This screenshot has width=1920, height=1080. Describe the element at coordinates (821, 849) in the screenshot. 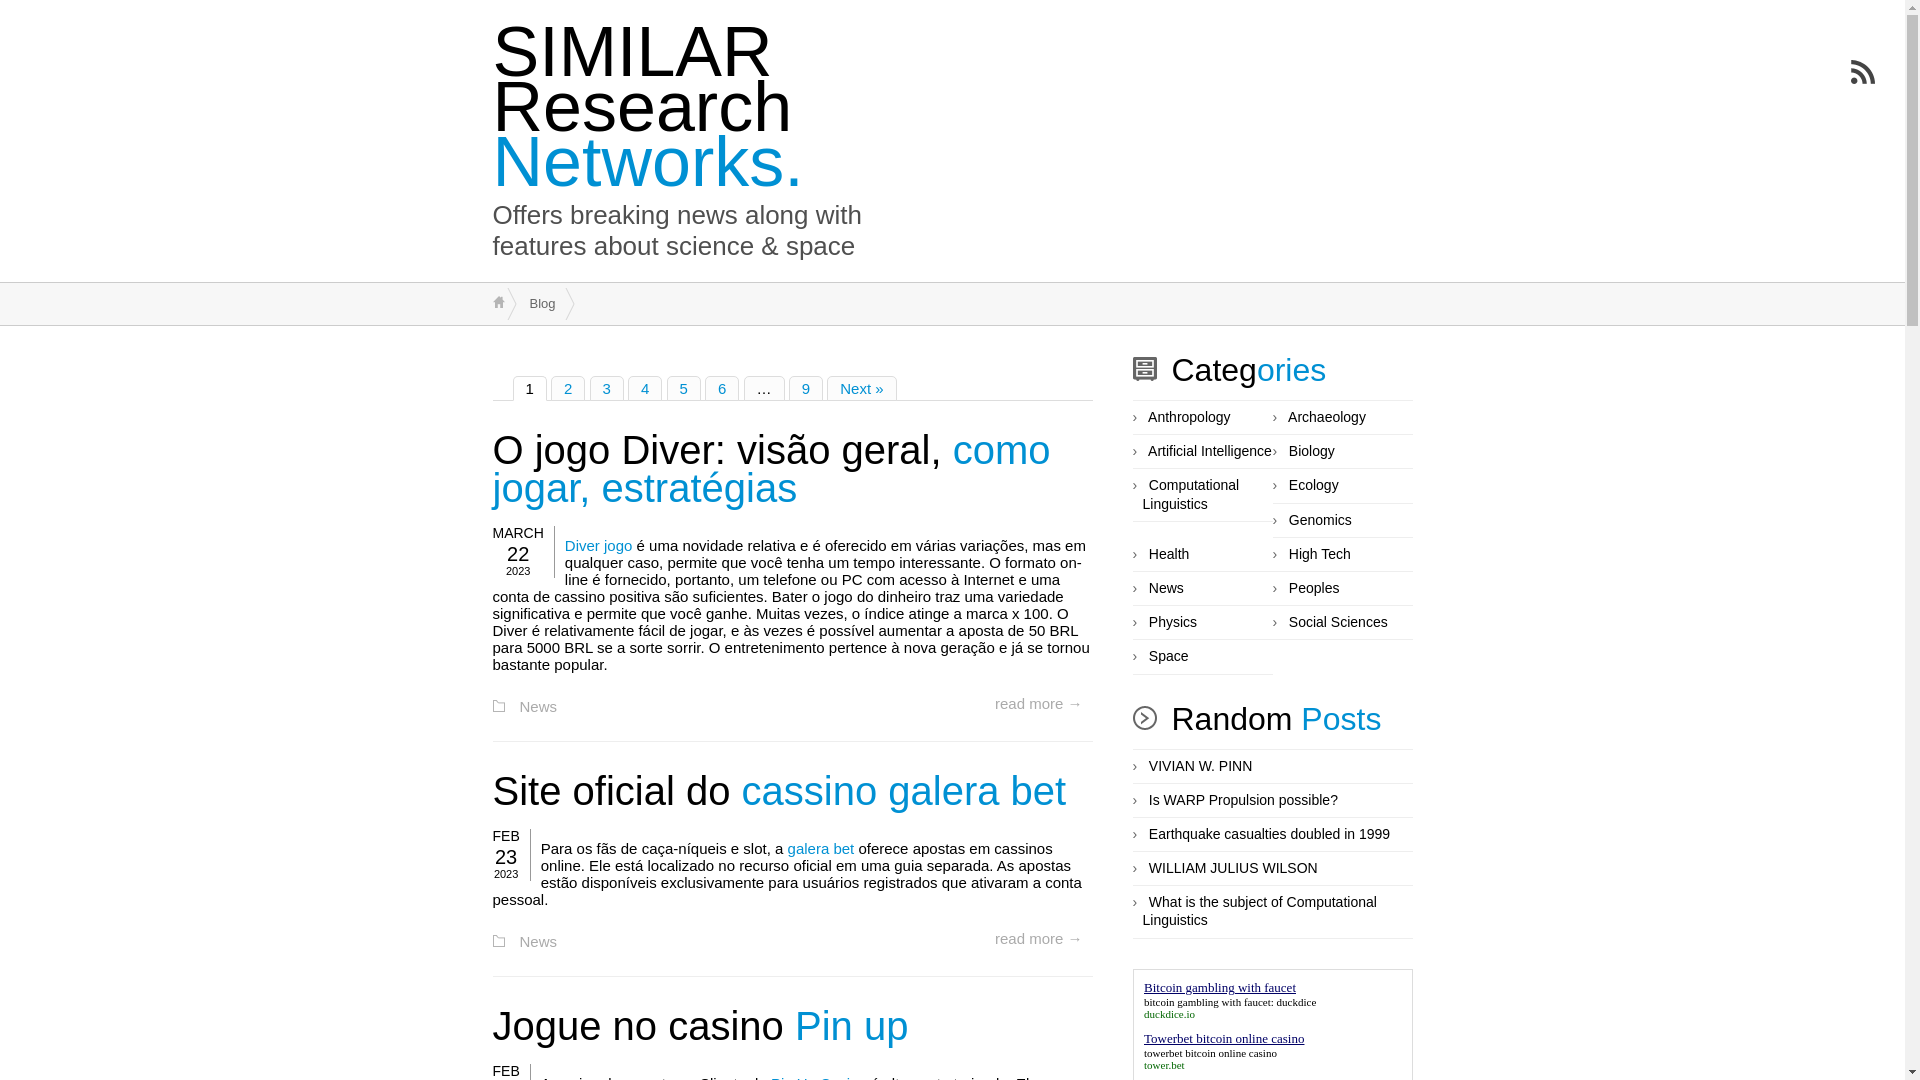

I see `'galera bet'` at that location.